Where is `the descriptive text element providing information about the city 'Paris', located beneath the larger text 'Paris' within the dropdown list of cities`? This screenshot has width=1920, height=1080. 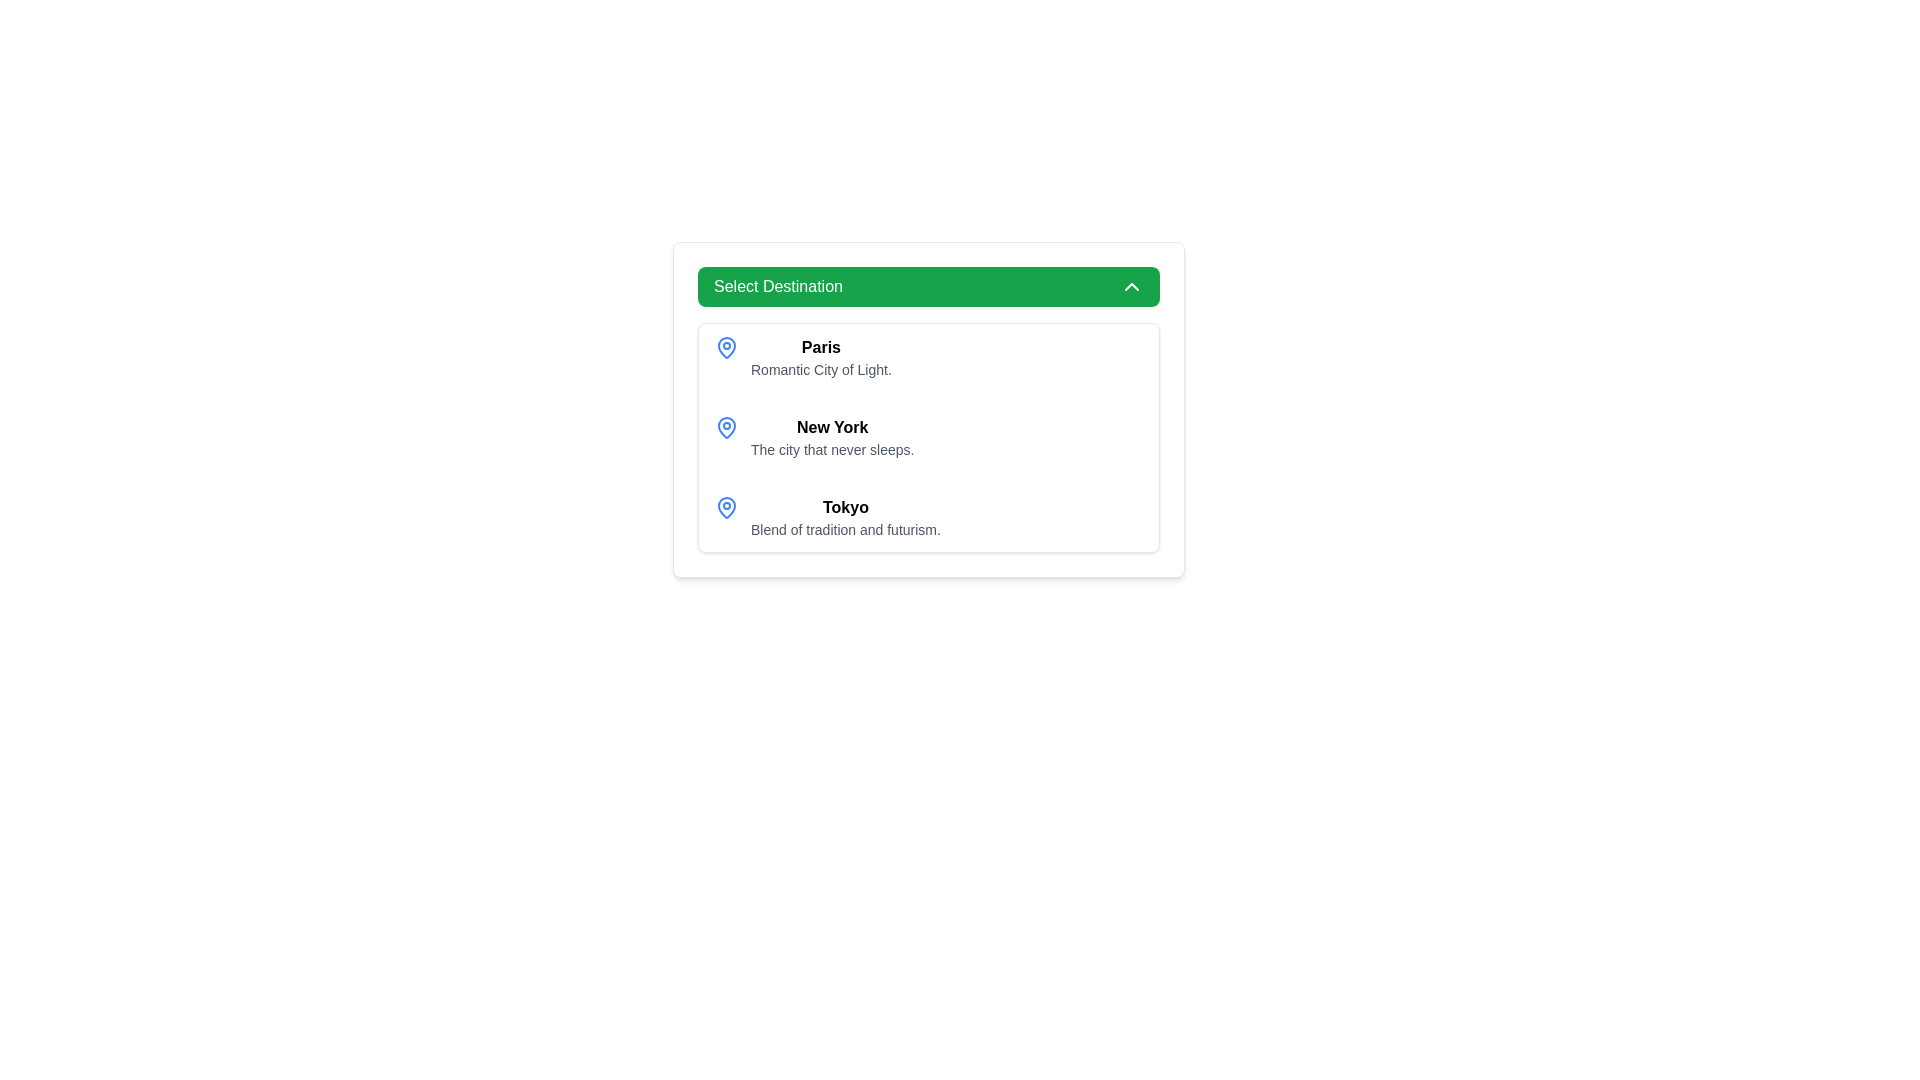 the descriptive text element providing information about the city 'Paris', located beneath the larger text 'Paris' within the dropdown list of cities is located at coordinates (821, 370).